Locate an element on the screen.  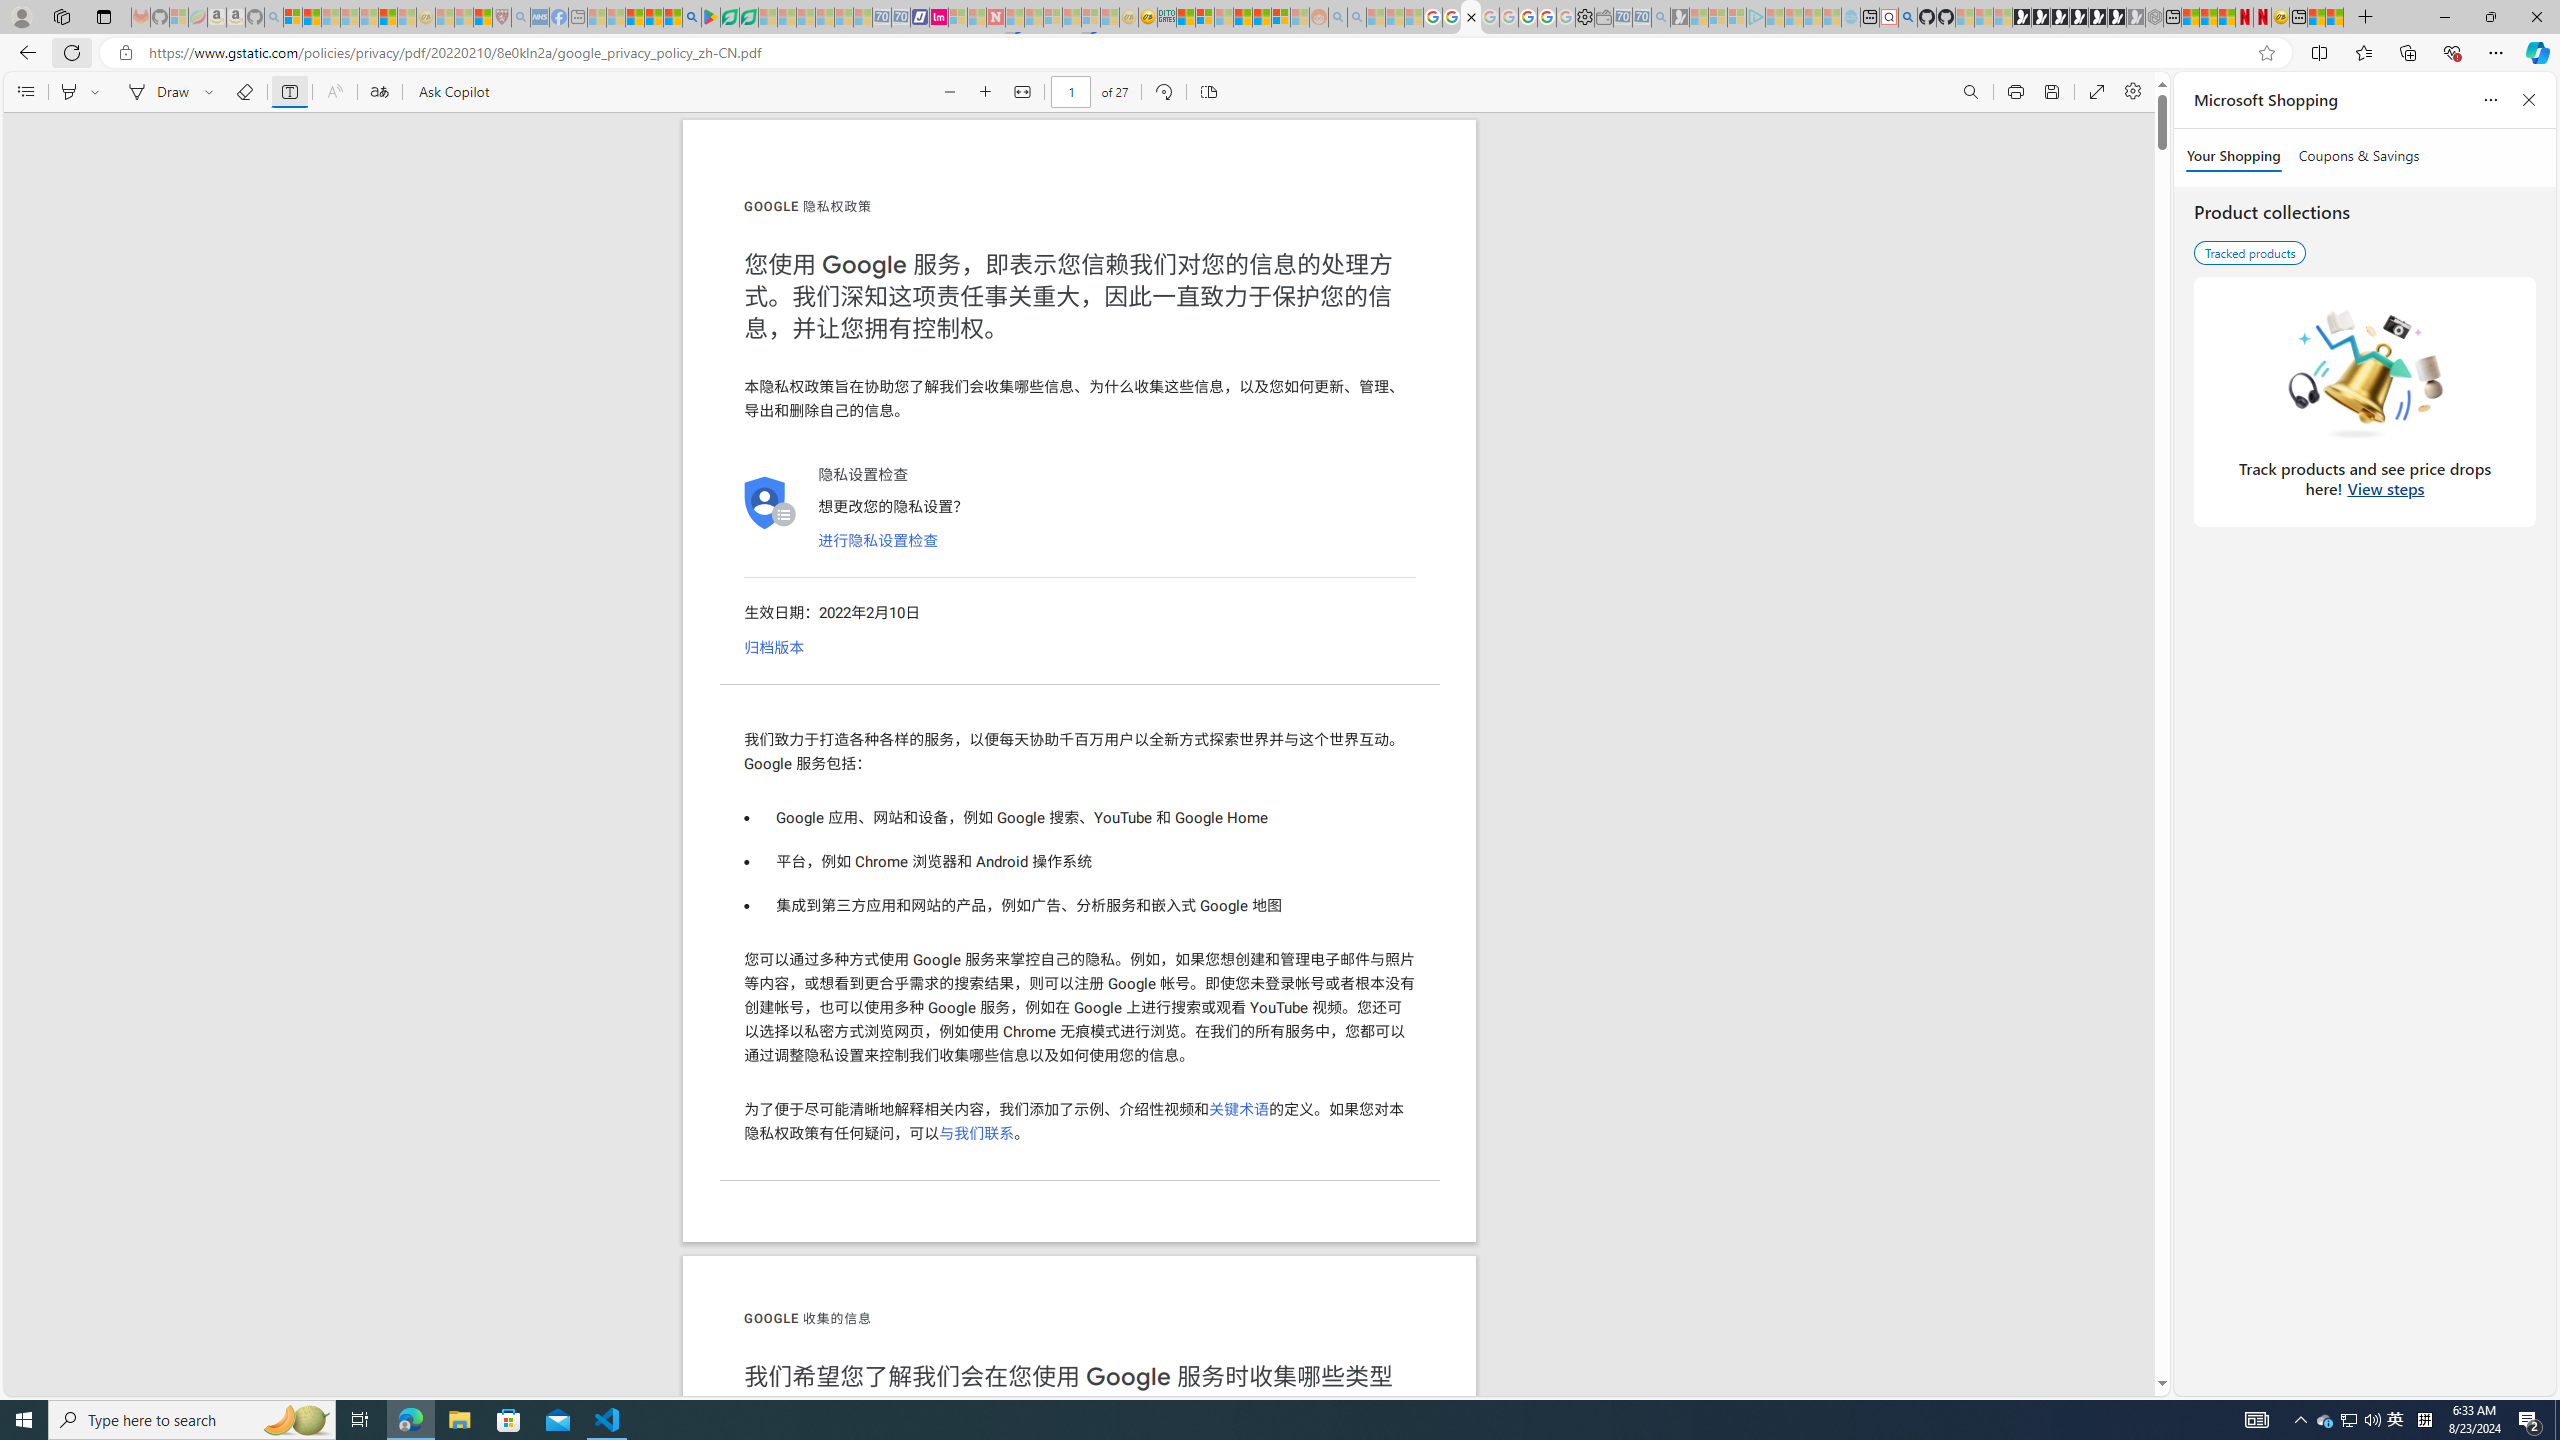
'Highlight' is located at coordinates (69, 91).